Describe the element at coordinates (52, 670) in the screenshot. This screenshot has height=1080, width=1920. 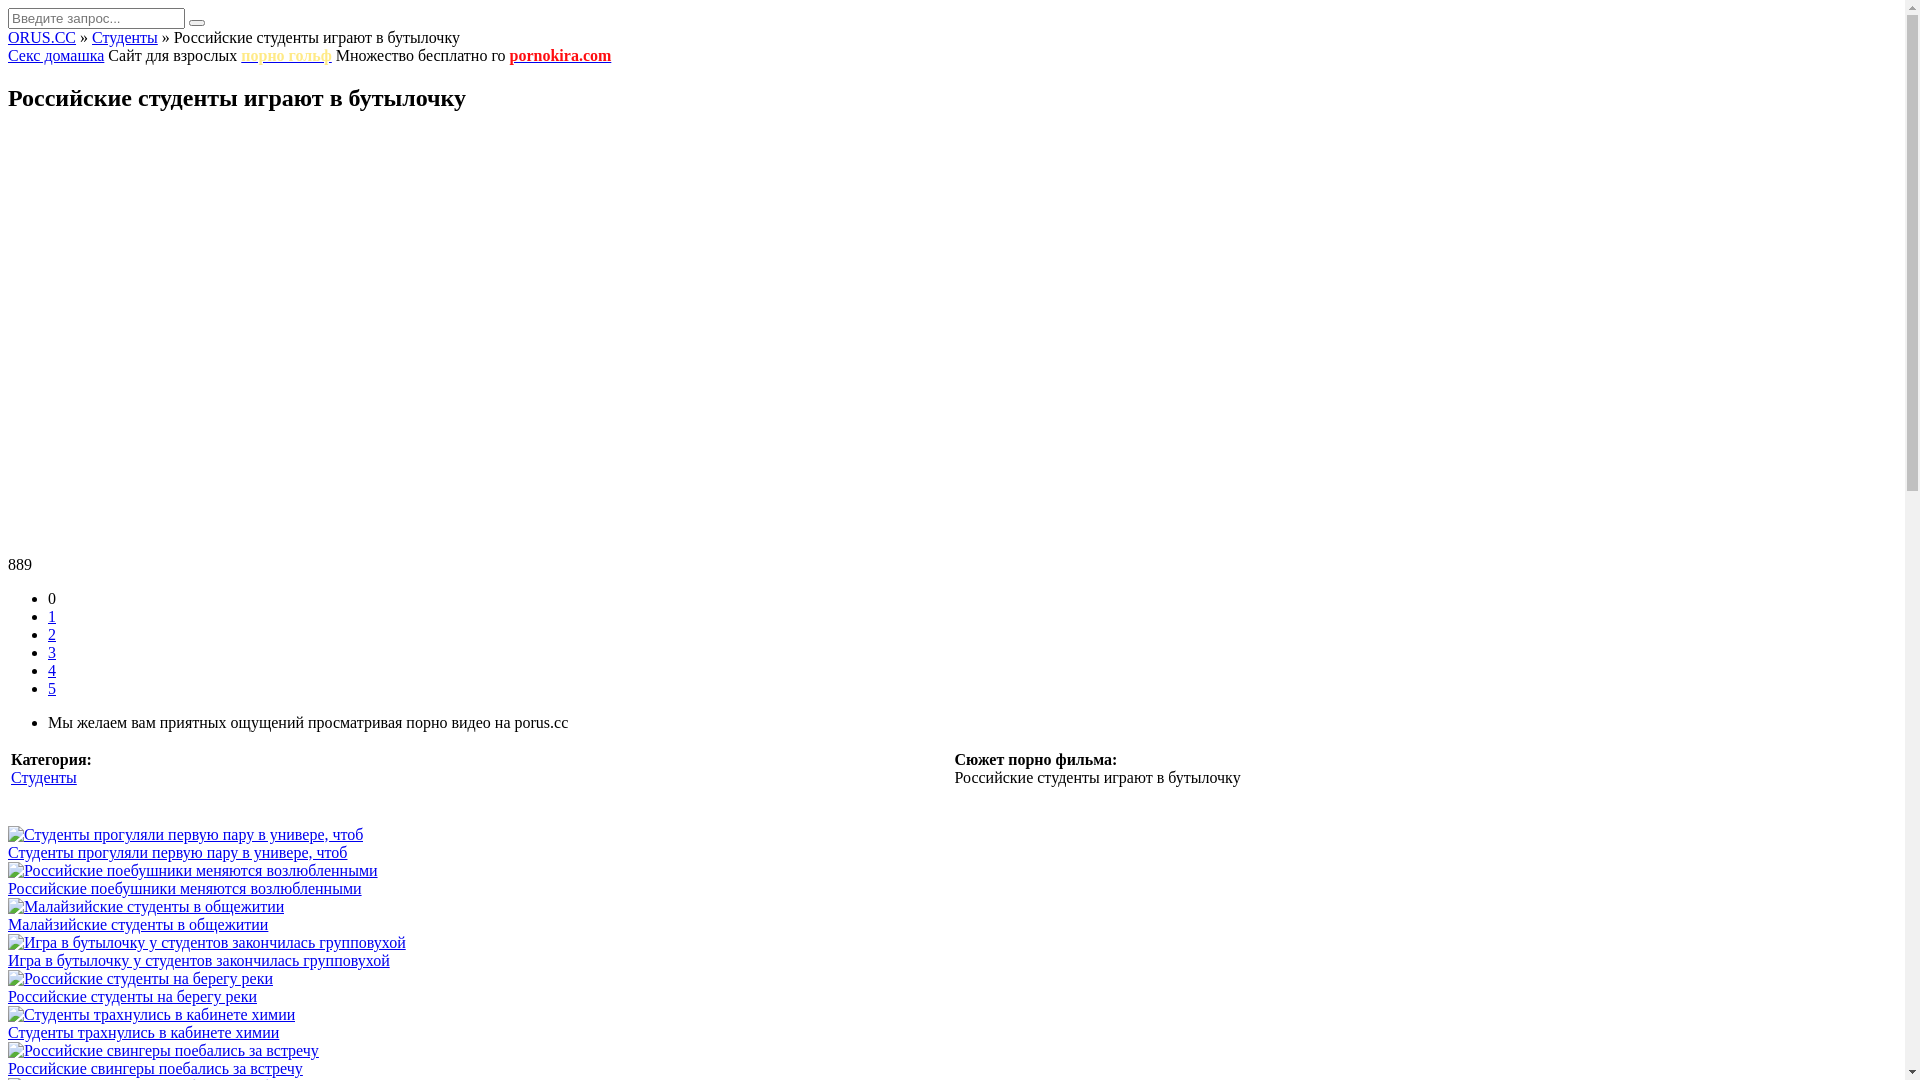
I see `'4'` at that location.